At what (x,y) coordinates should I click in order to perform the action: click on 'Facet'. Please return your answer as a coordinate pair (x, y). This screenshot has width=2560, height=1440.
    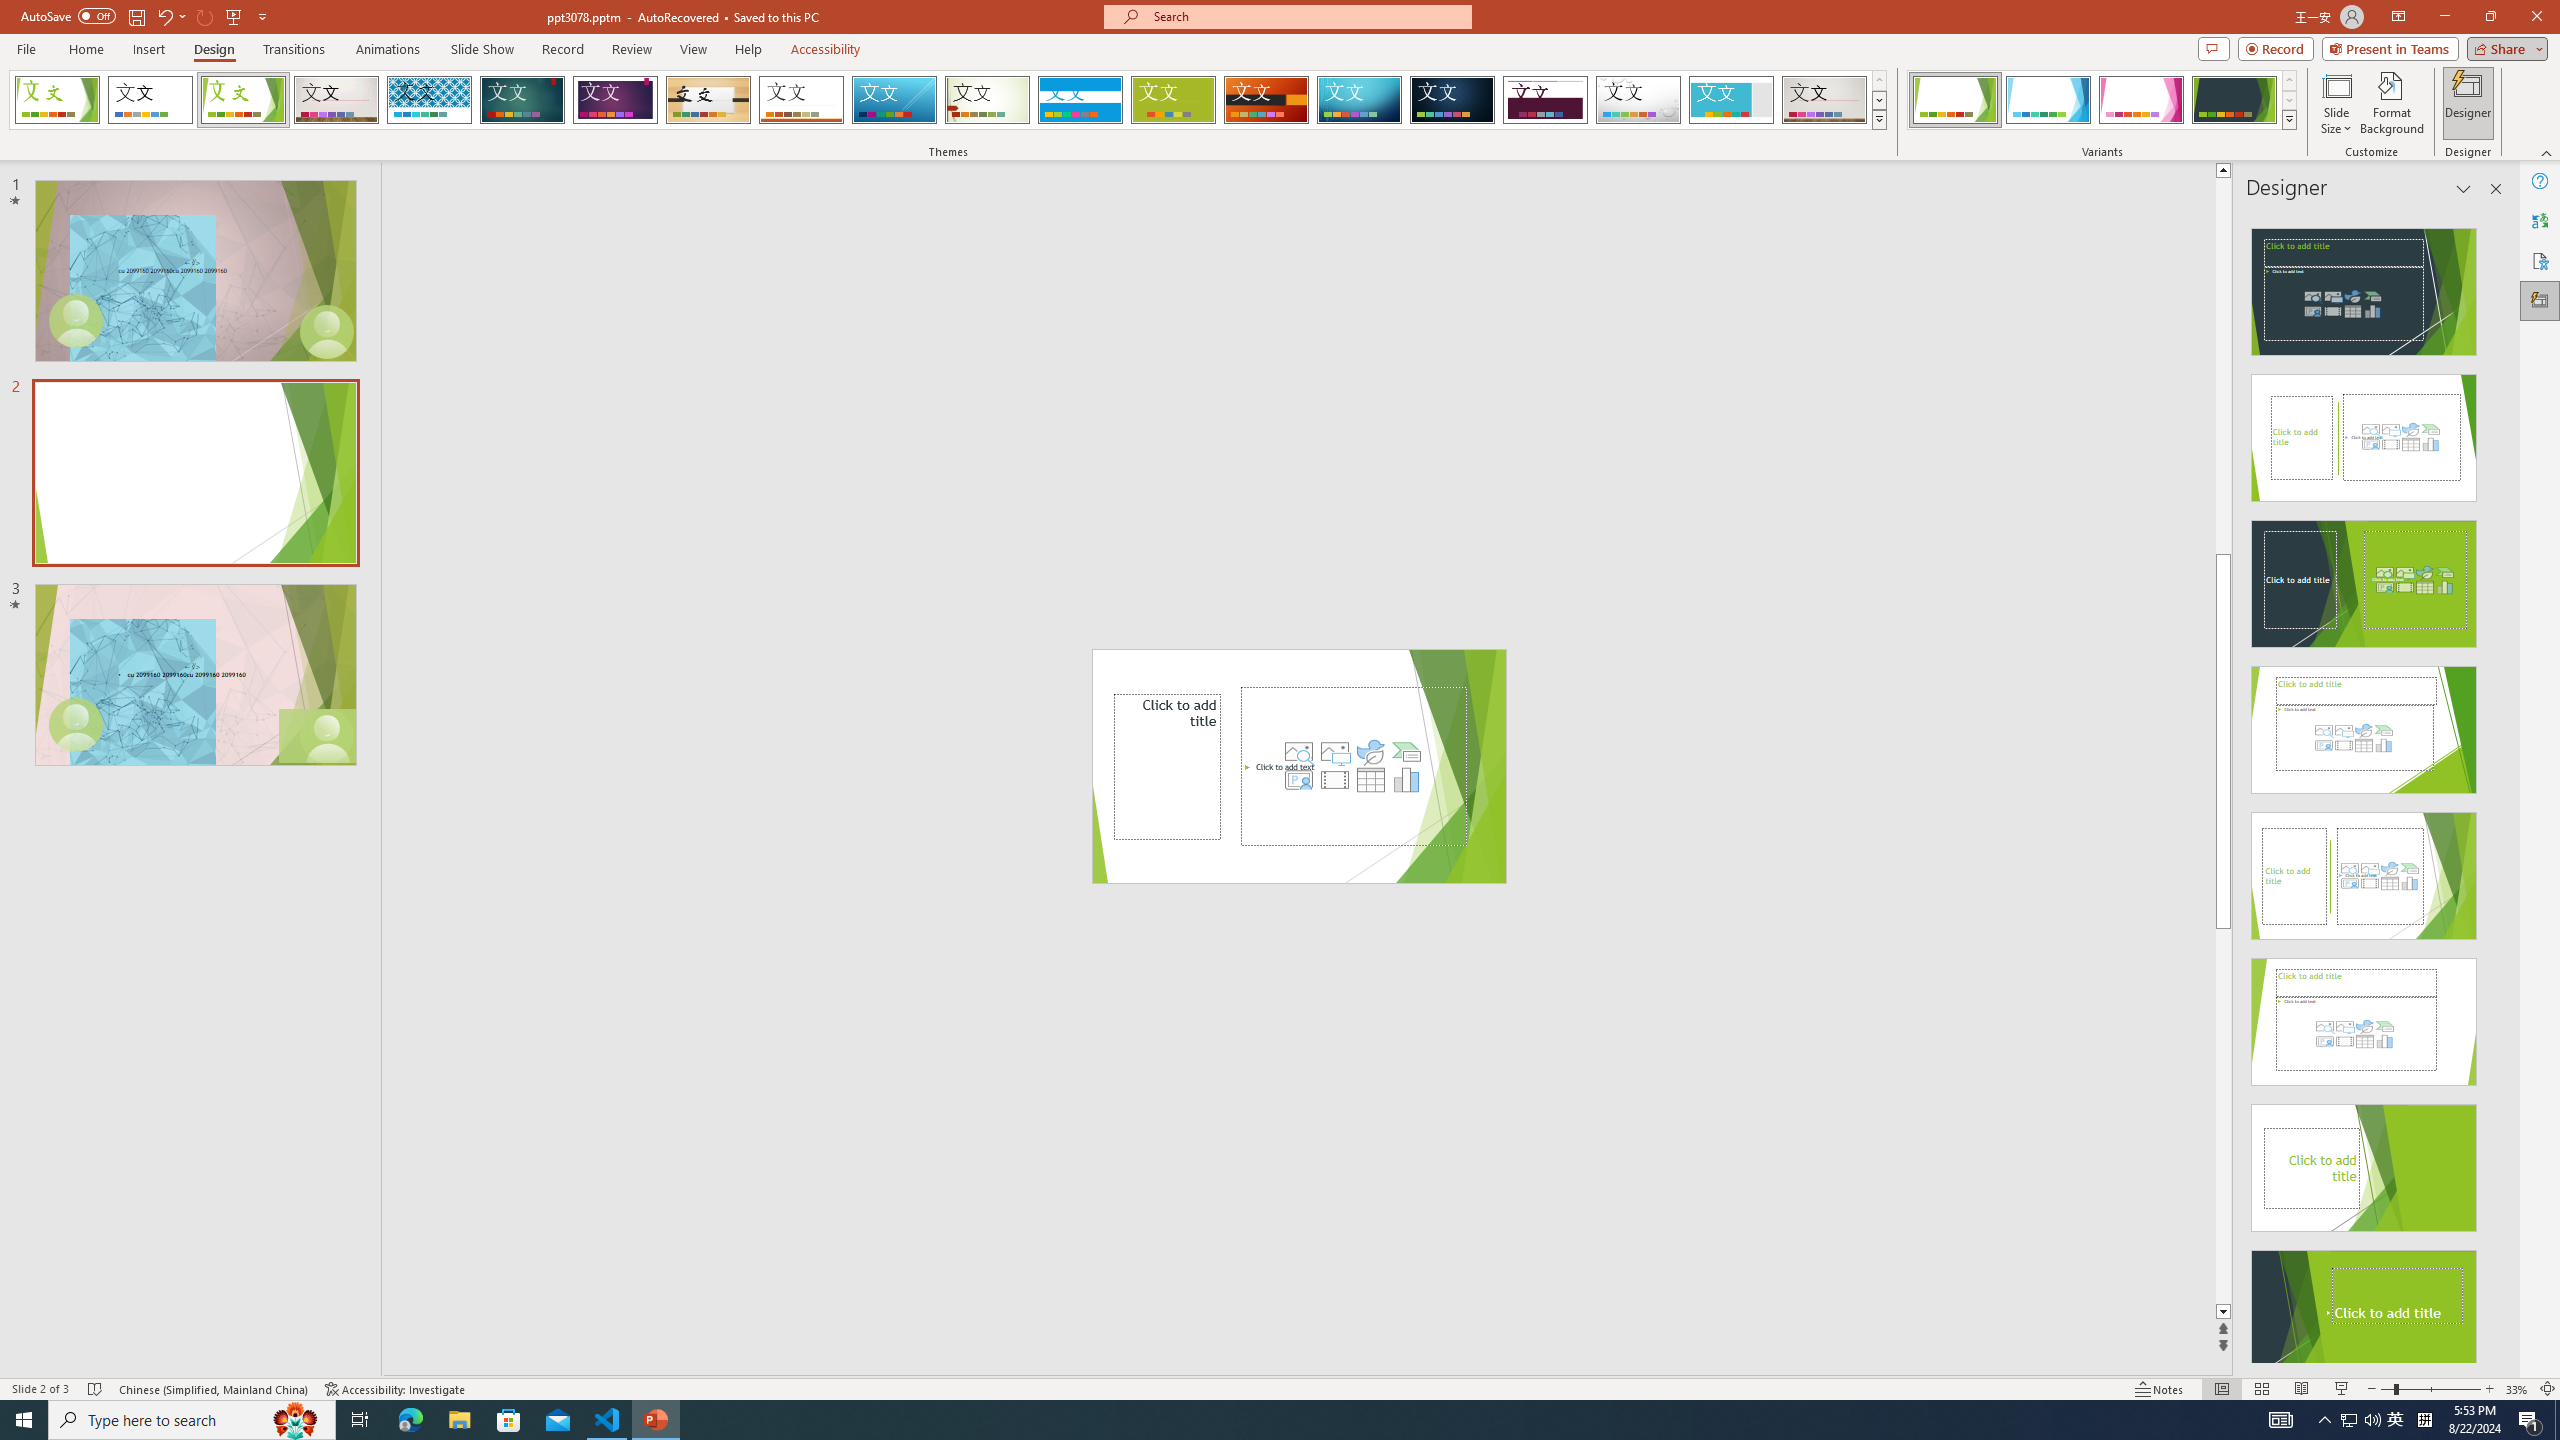
    Looking at the image, I should click on (242, 99).